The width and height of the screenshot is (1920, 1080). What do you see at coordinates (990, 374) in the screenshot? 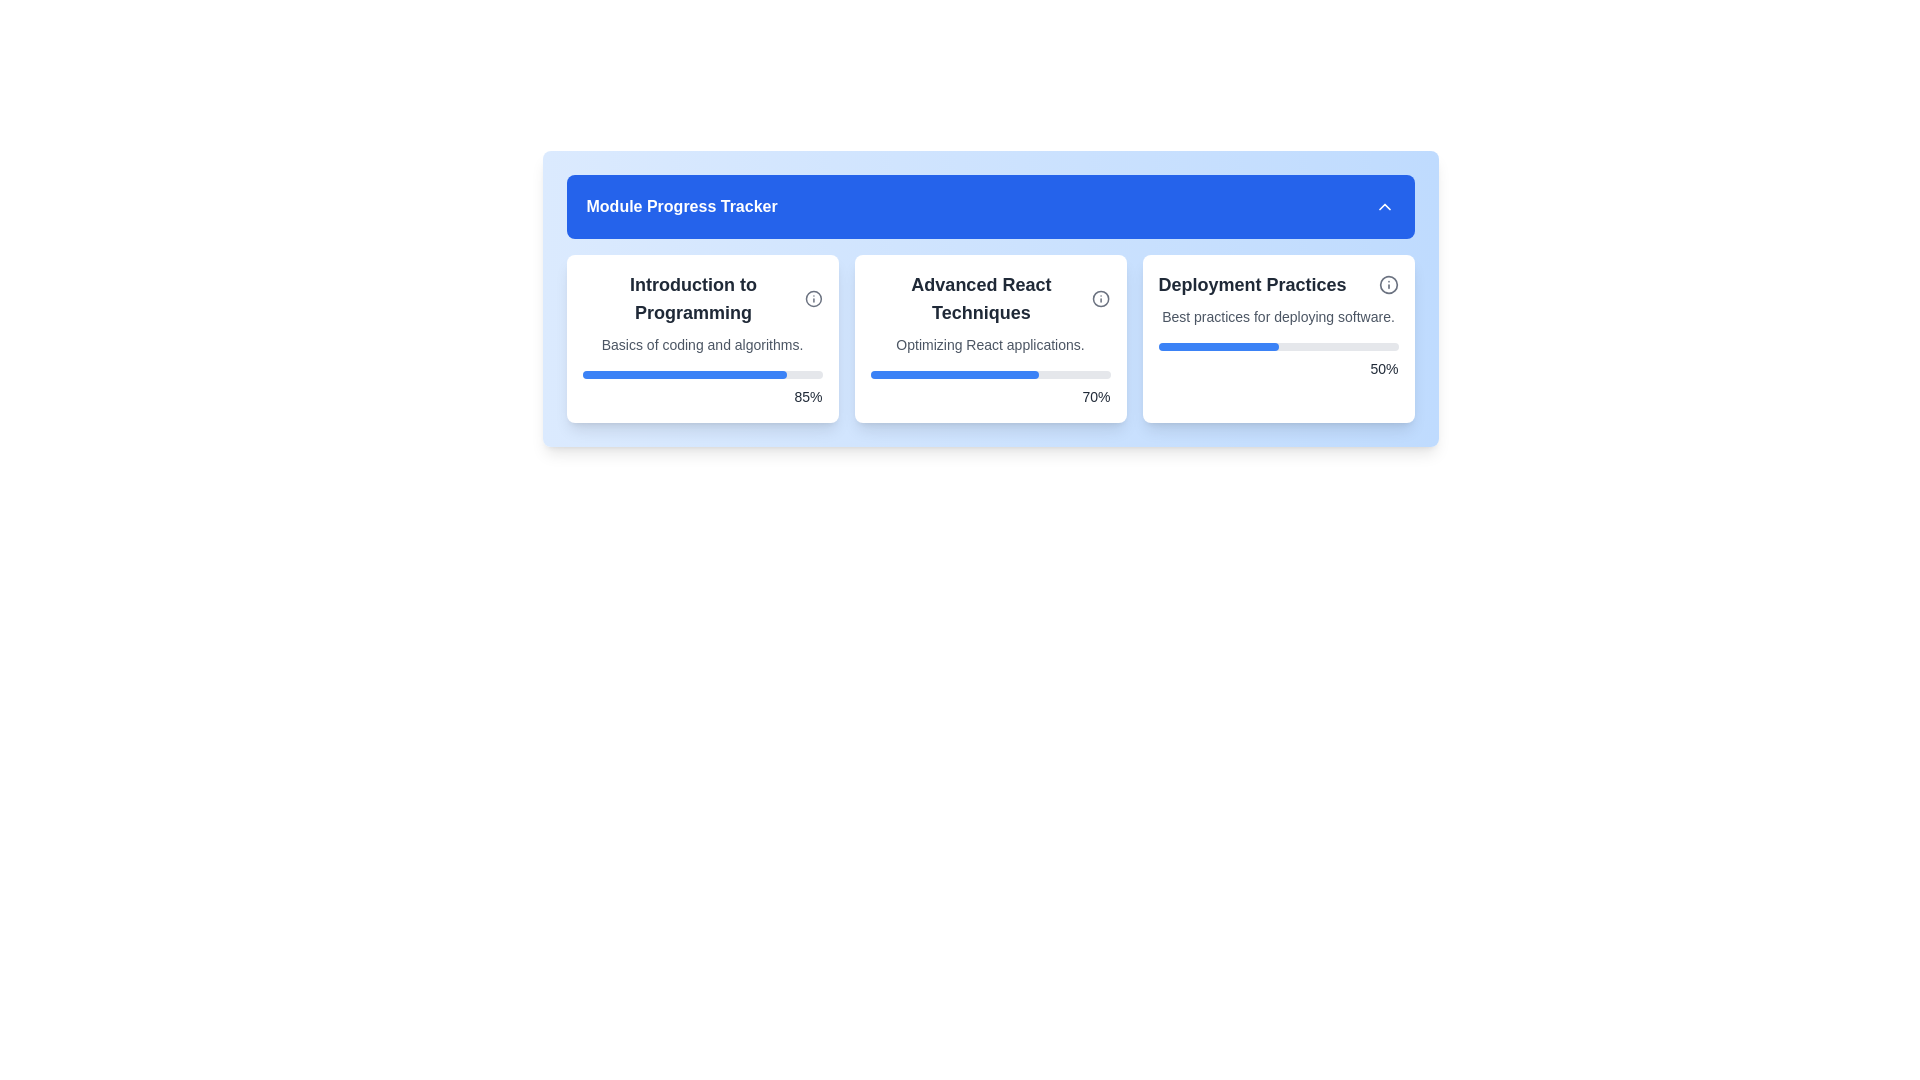
I see `the progress bar indicating 70% completion of the 'Advanced React Techniques' module` at bounding box center [990, 374].